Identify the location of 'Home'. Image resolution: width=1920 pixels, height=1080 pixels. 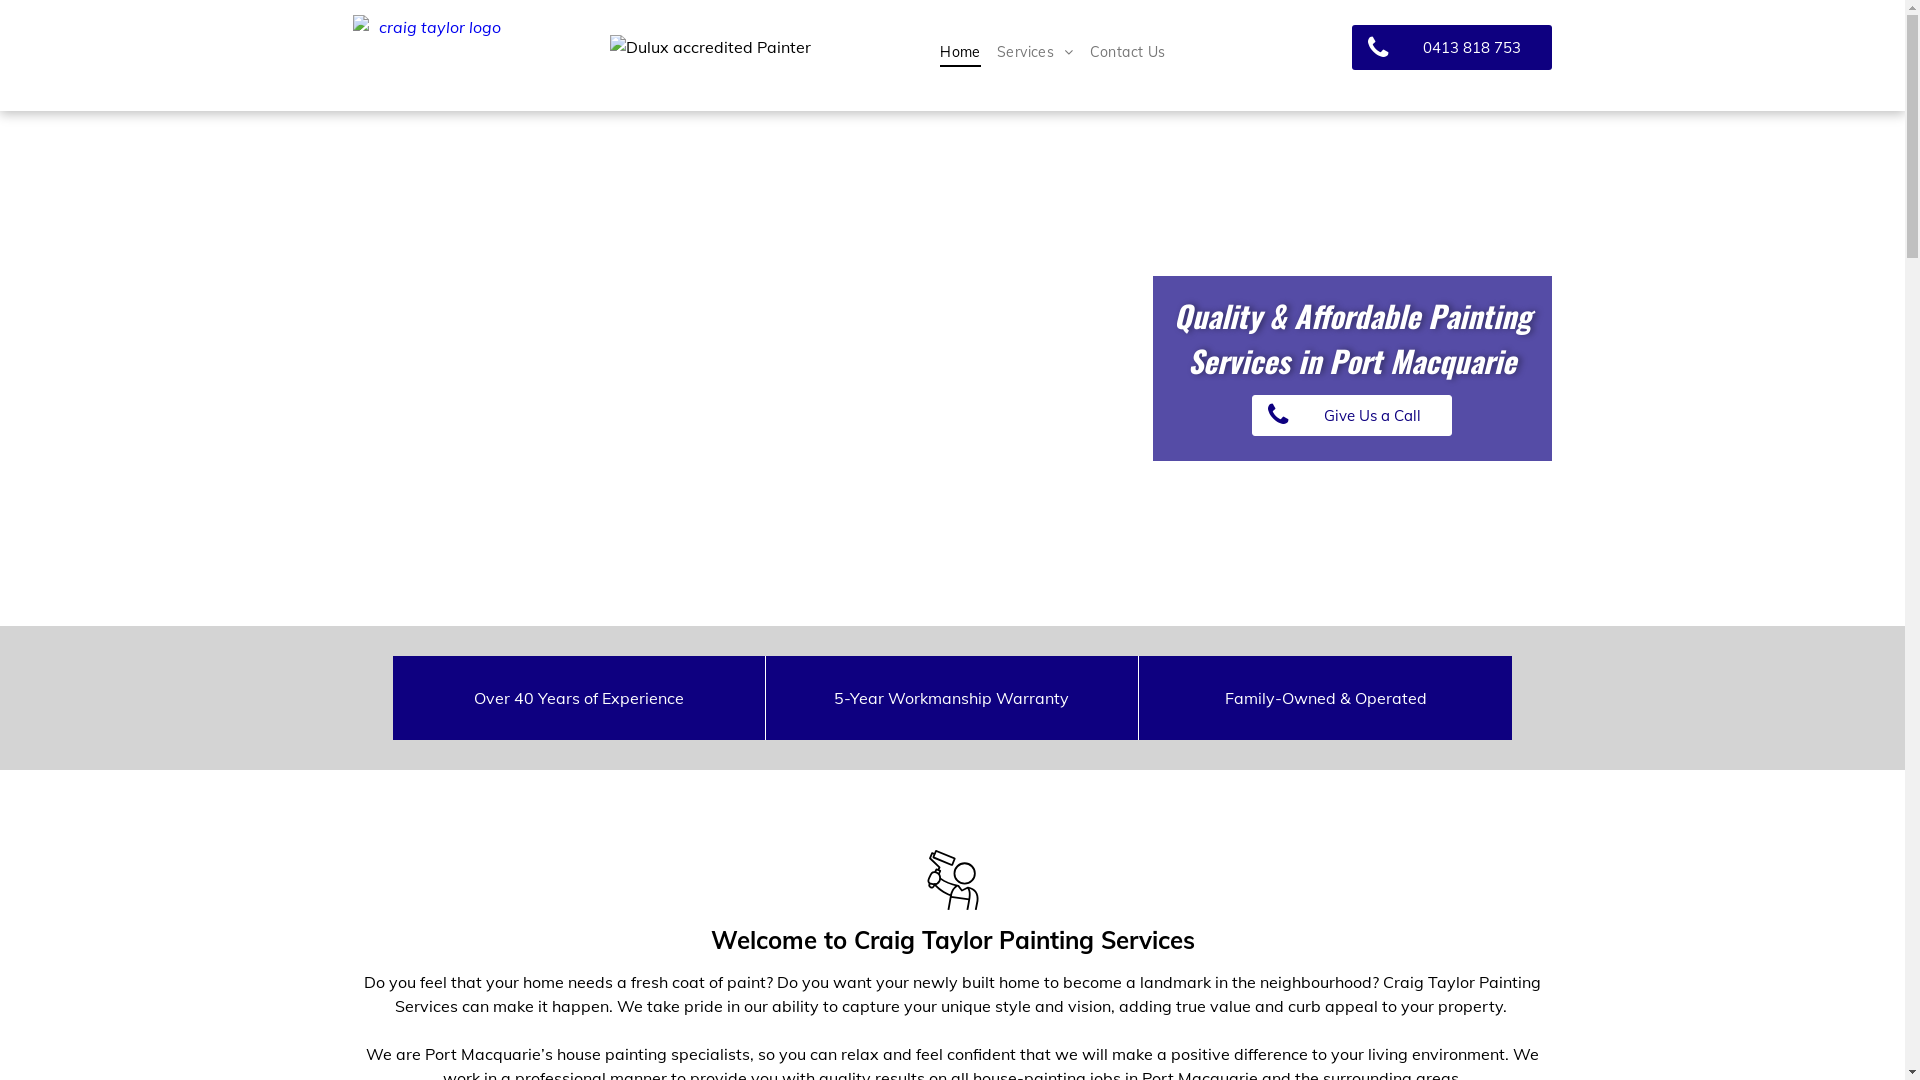
(930, 51).